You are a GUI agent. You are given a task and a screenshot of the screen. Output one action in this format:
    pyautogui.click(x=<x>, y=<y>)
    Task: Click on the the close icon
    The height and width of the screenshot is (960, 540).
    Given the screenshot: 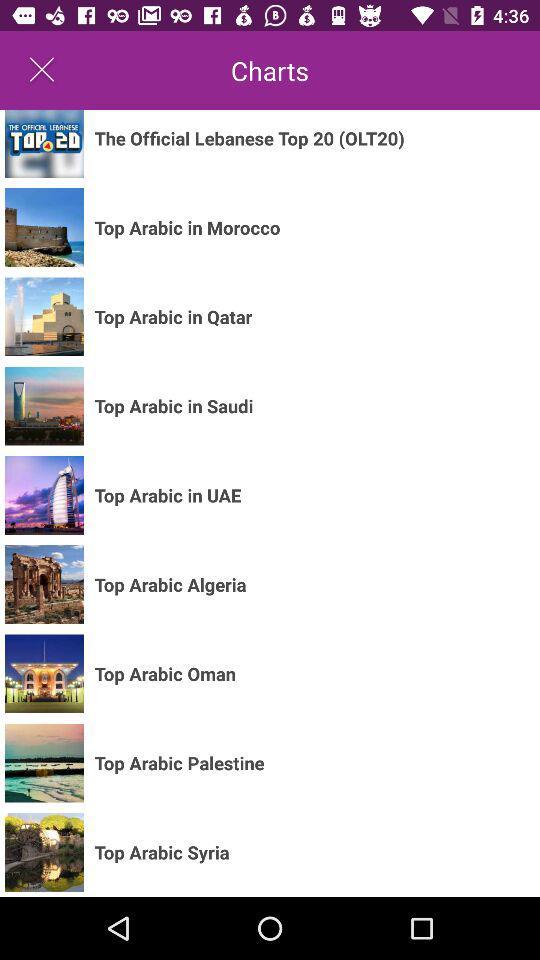 What is the action you would take?
    pyautogui.click(x=42, y=70)
    